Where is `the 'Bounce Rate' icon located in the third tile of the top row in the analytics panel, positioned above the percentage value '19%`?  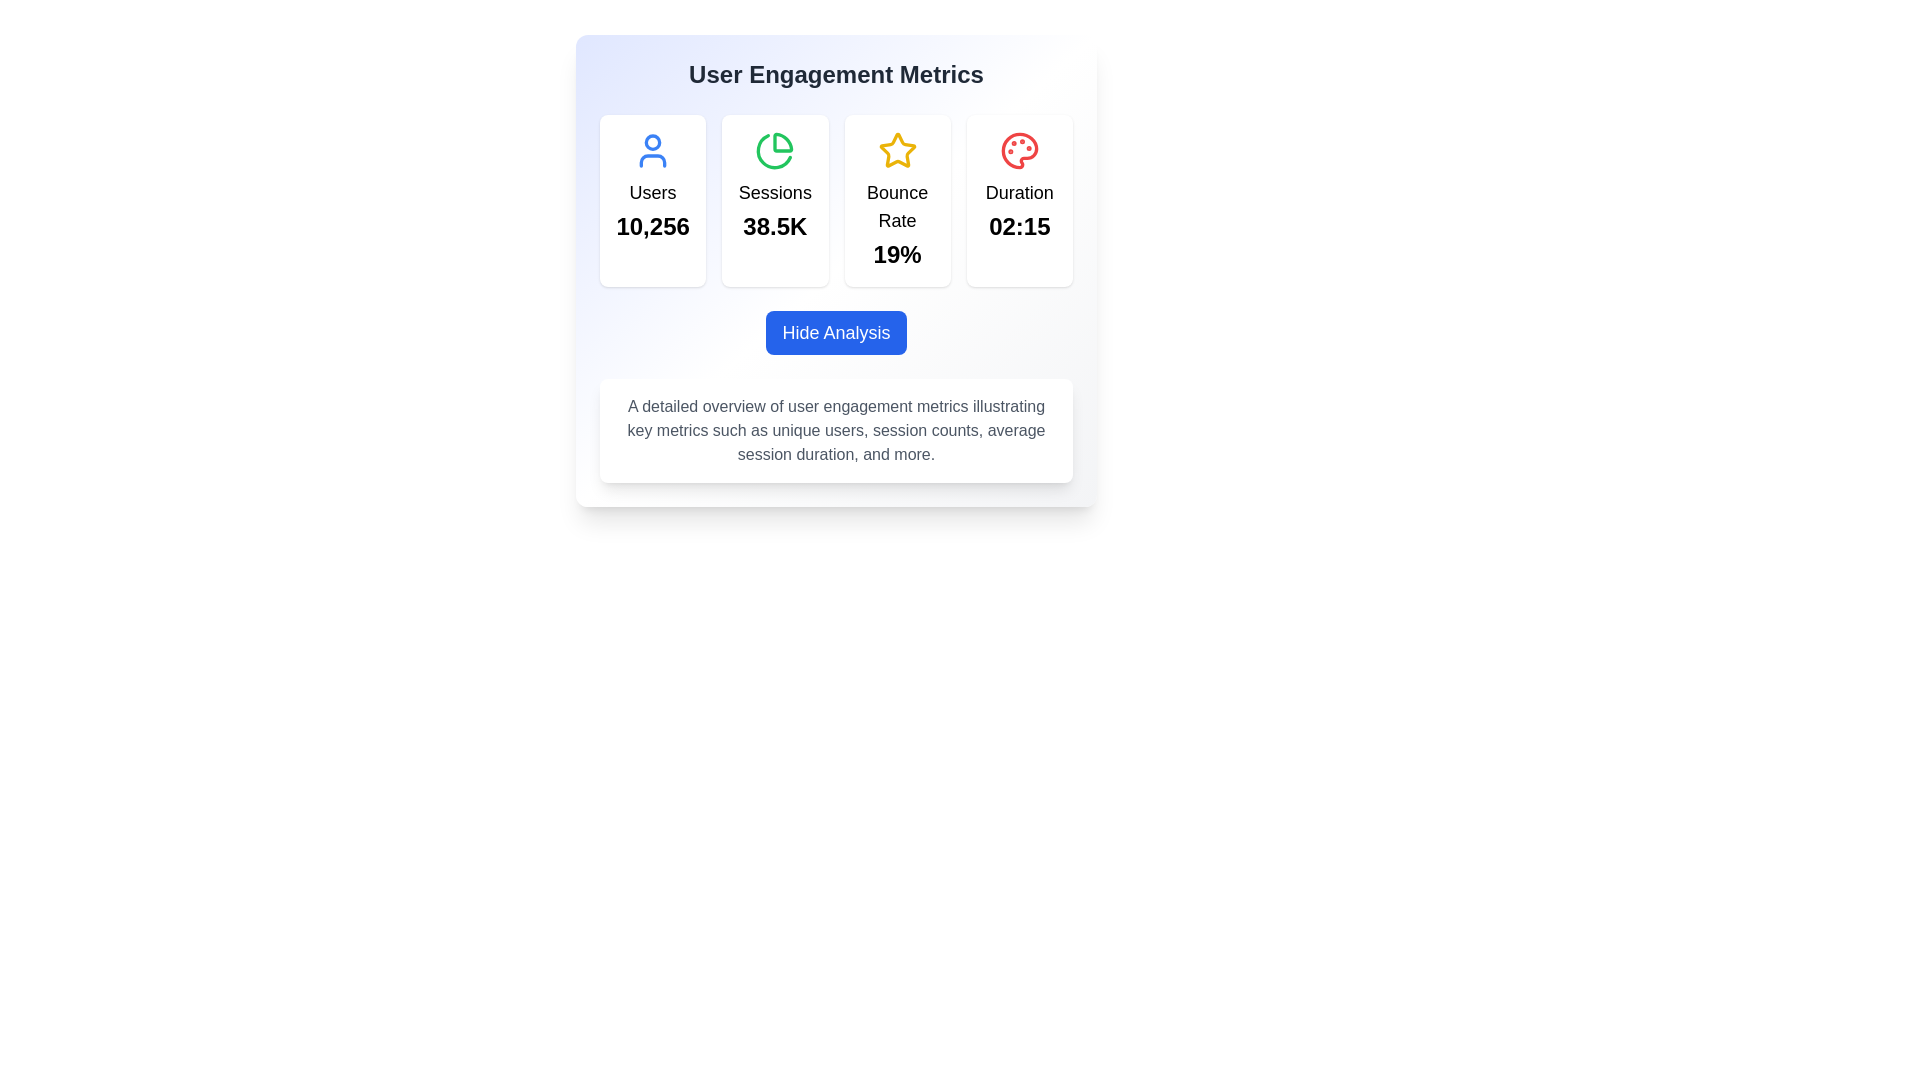 the 'Bounce Rate' icon located in the third tile of the top row in the analytics panel, positioned above the percentage value '19% is located at coordinates (896, 149).